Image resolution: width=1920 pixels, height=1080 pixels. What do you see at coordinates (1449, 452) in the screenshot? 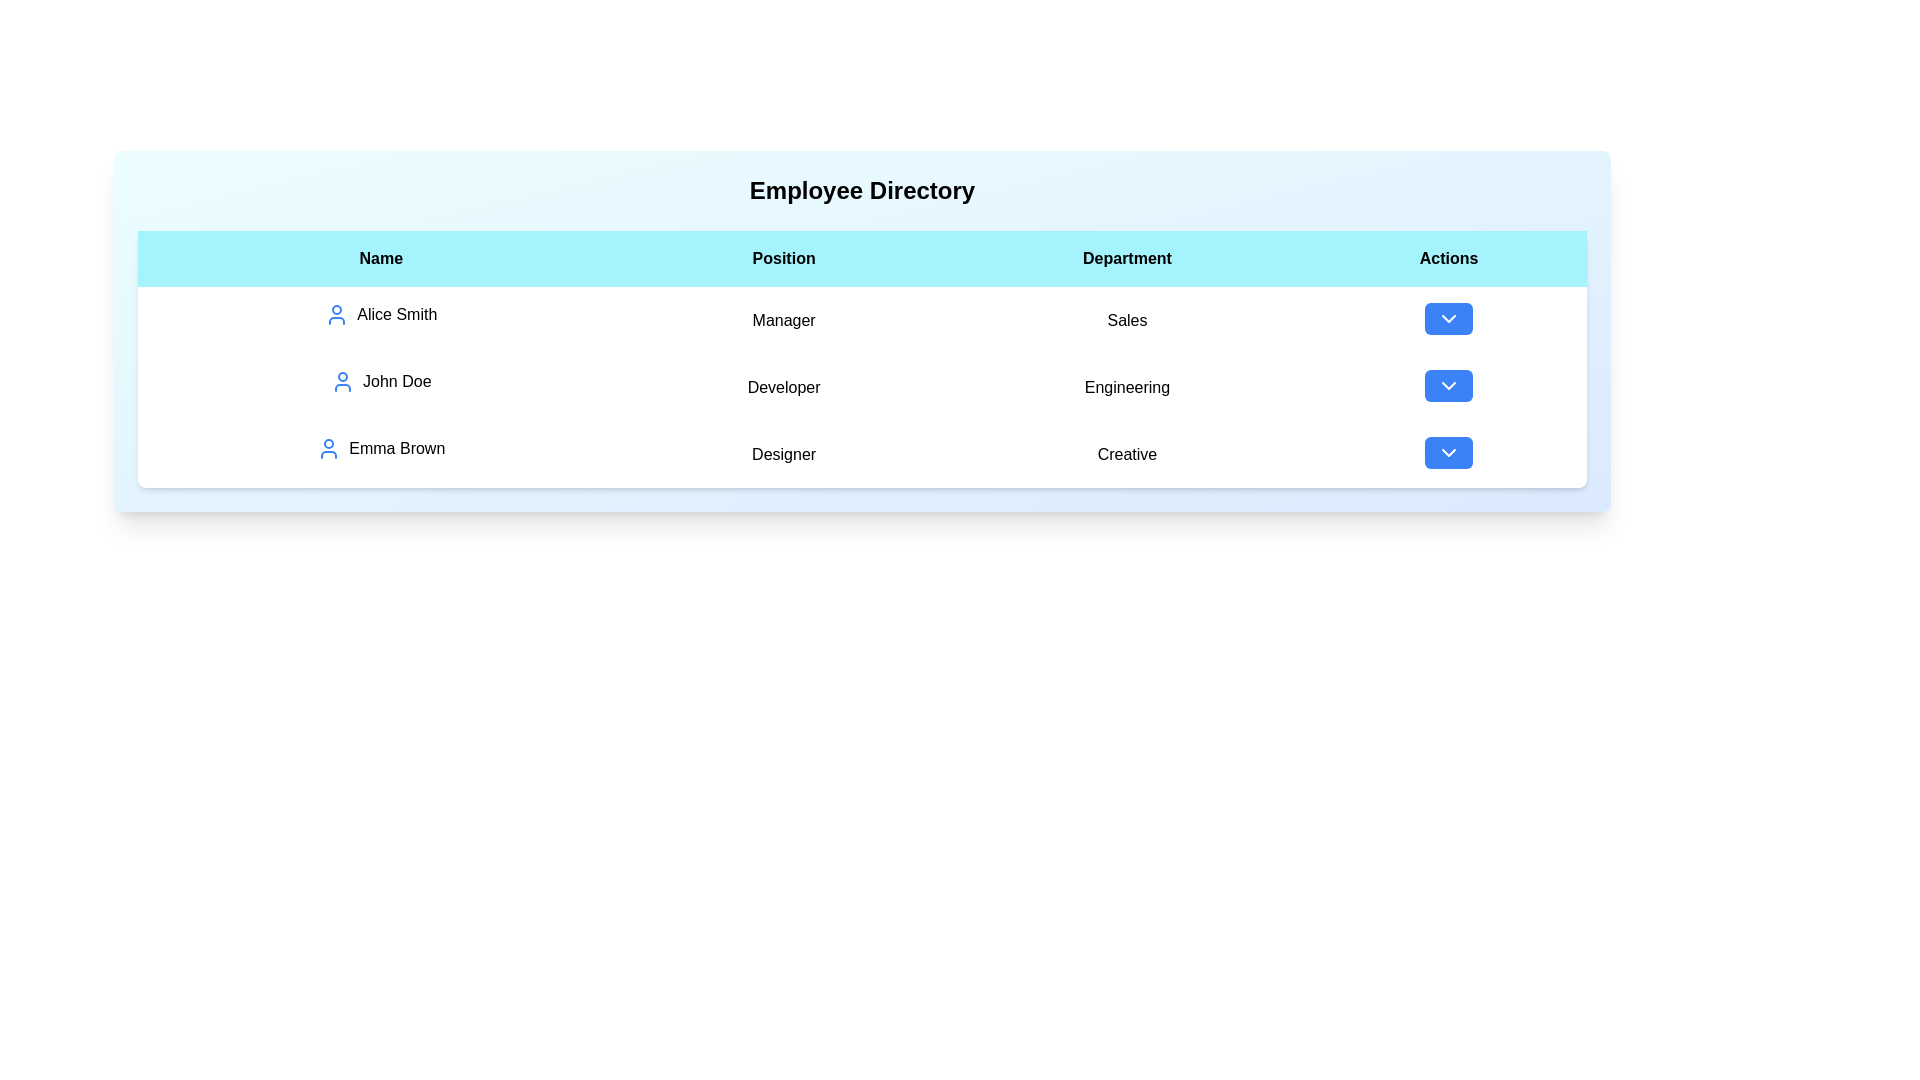
I see `the dropdown button aligned with the 'Creative' label in the 'Department' column to trigger a tooltip or highlight effect` at bounding box center [1449, 452].